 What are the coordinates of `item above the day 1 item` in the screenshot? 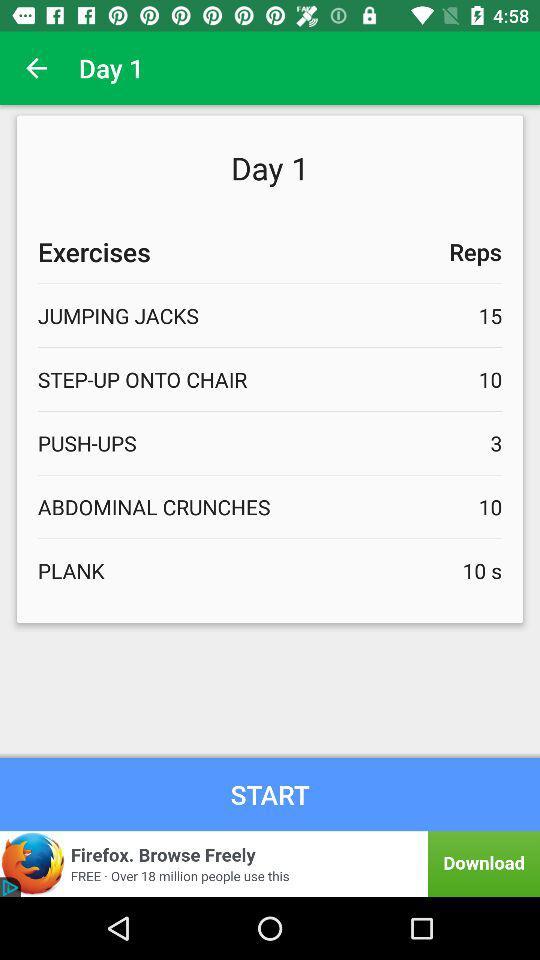 It's located at (36, 68).